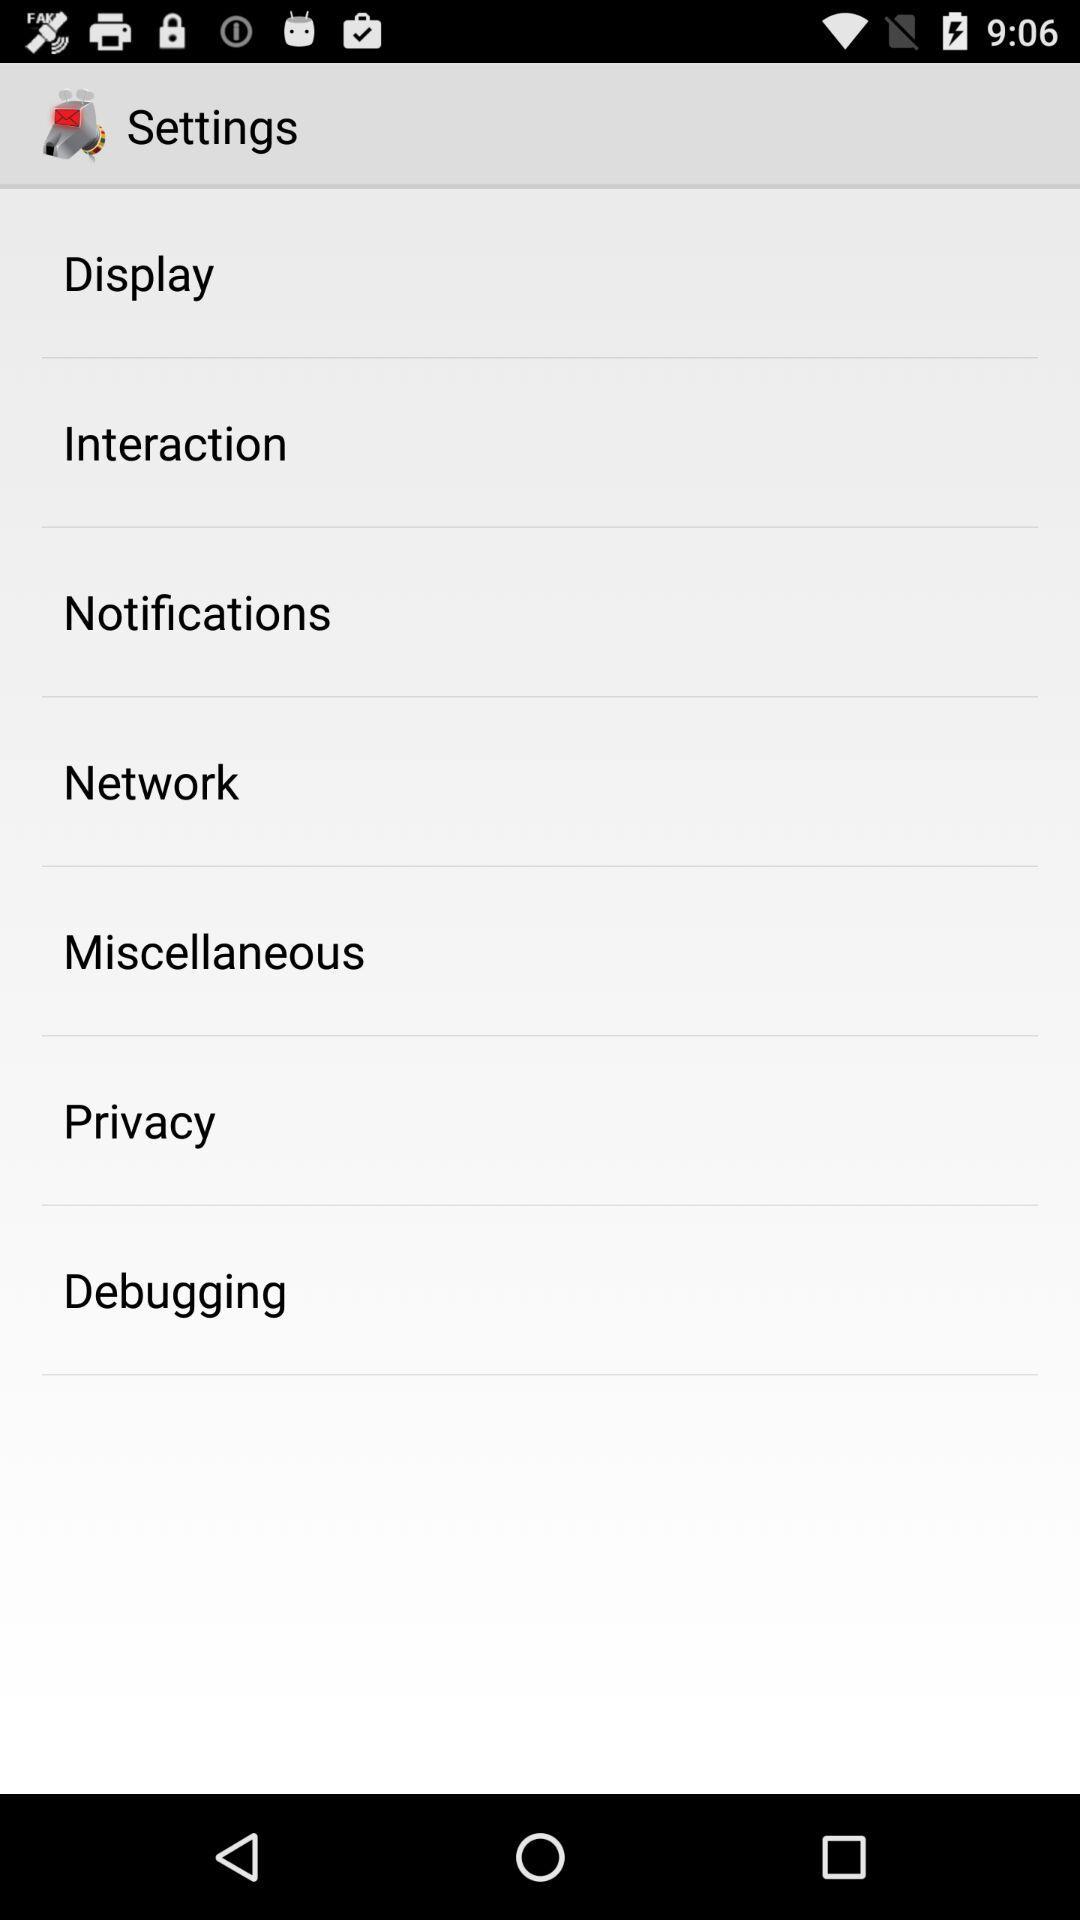  I want to click on the icon below privacy app, so click(174, 1289).